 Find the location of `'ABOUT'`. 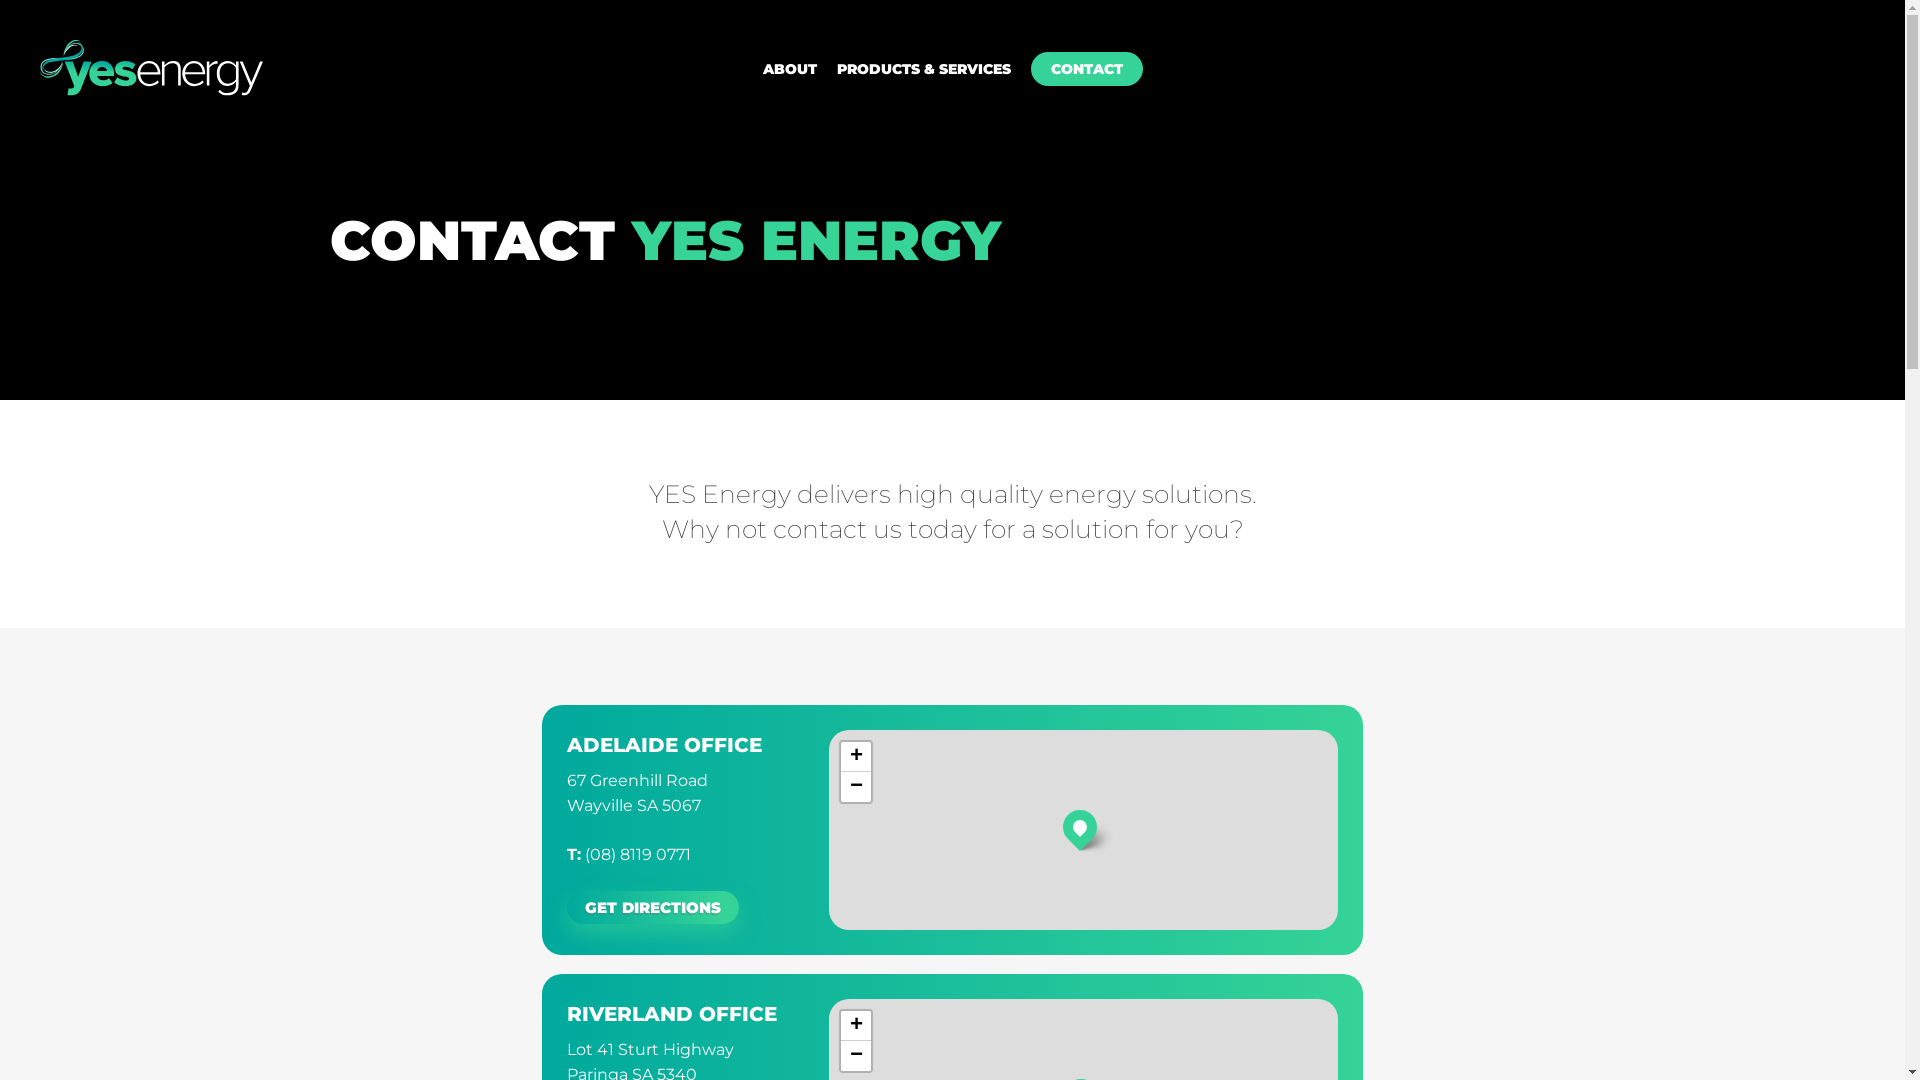

'ABOUT' is located at coordinates (787, 68).